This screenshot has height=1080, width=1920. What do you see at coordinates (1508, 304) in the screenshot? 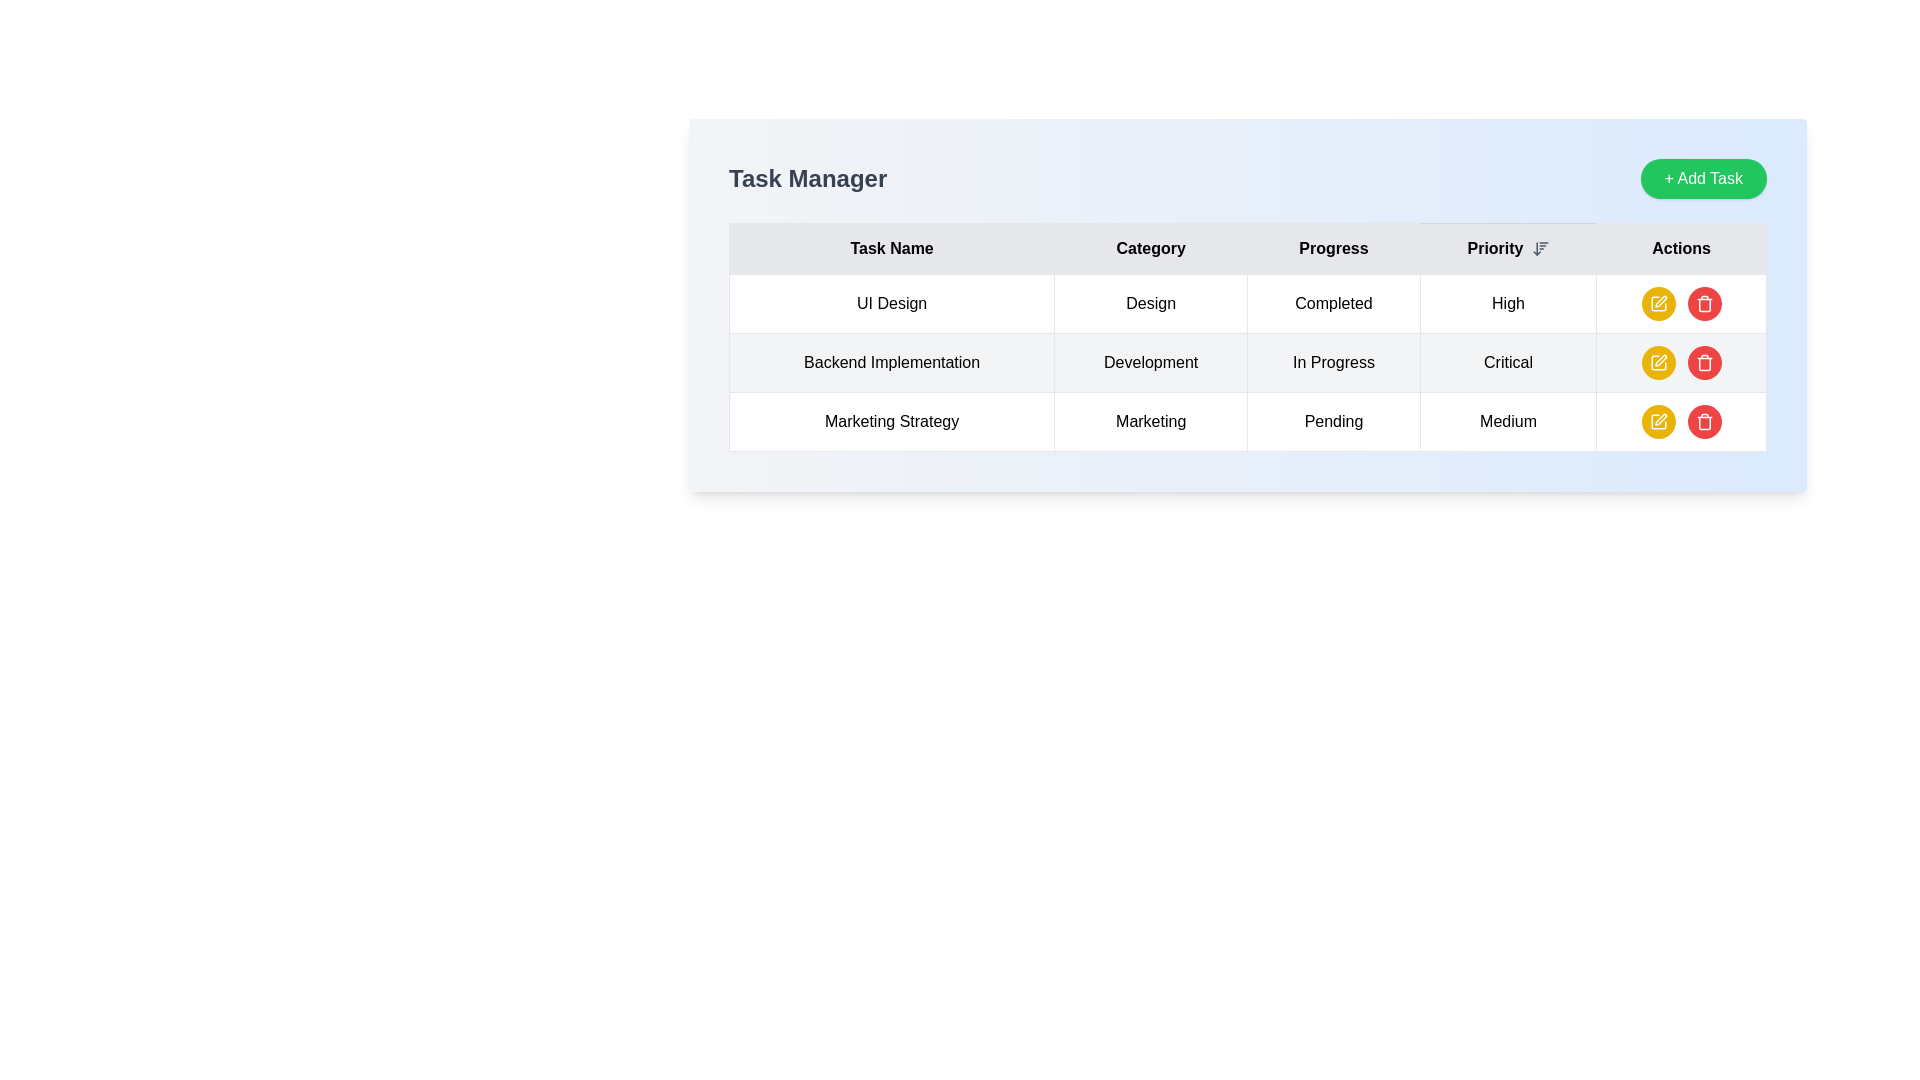
I see `text element indicating 'High' priority located in the fourth column of the first row of the task information table` at bounding box center [1508, 304].